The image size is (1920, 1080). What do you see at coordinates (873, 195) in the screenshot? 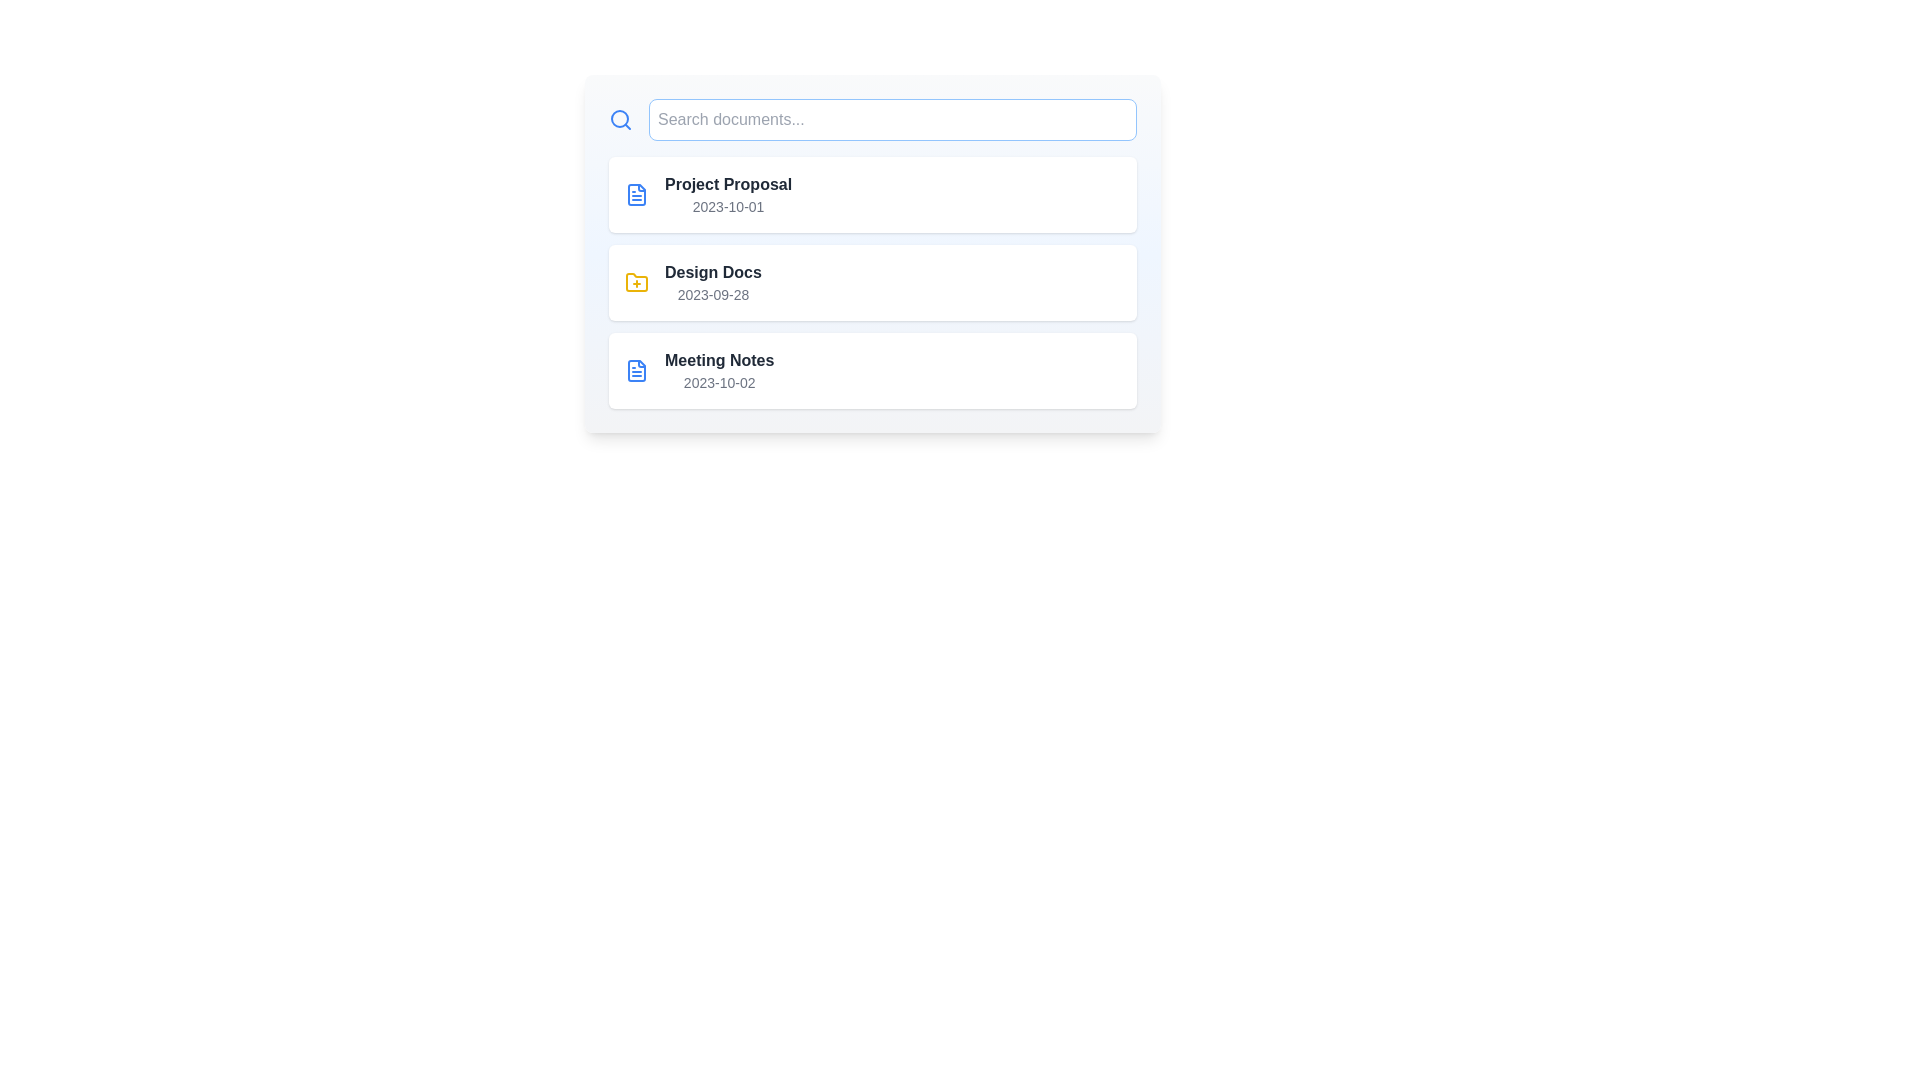
I see `the document item titled Project Proposal to select it` at bounding box center [873, 195].